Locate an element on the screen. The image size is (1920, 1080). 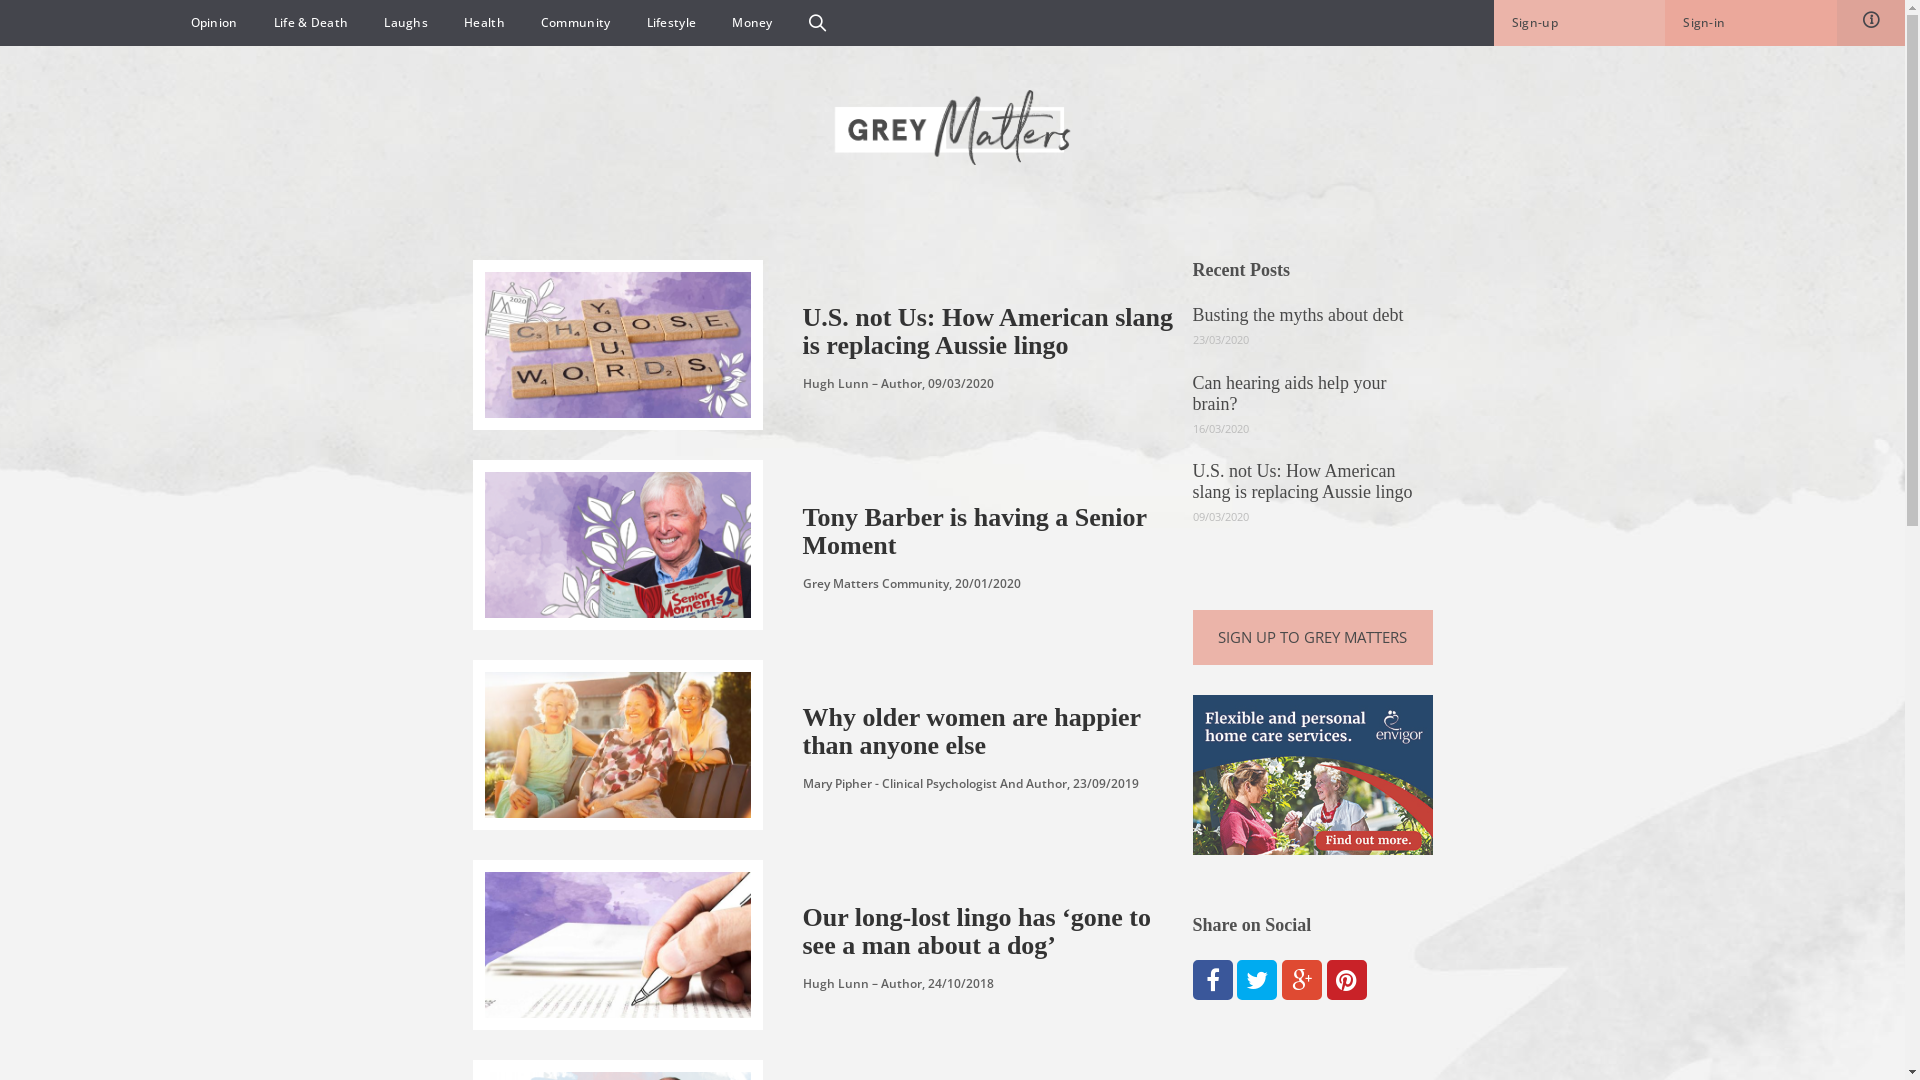
'09/03/2020' is located at coordinates (960, 383).